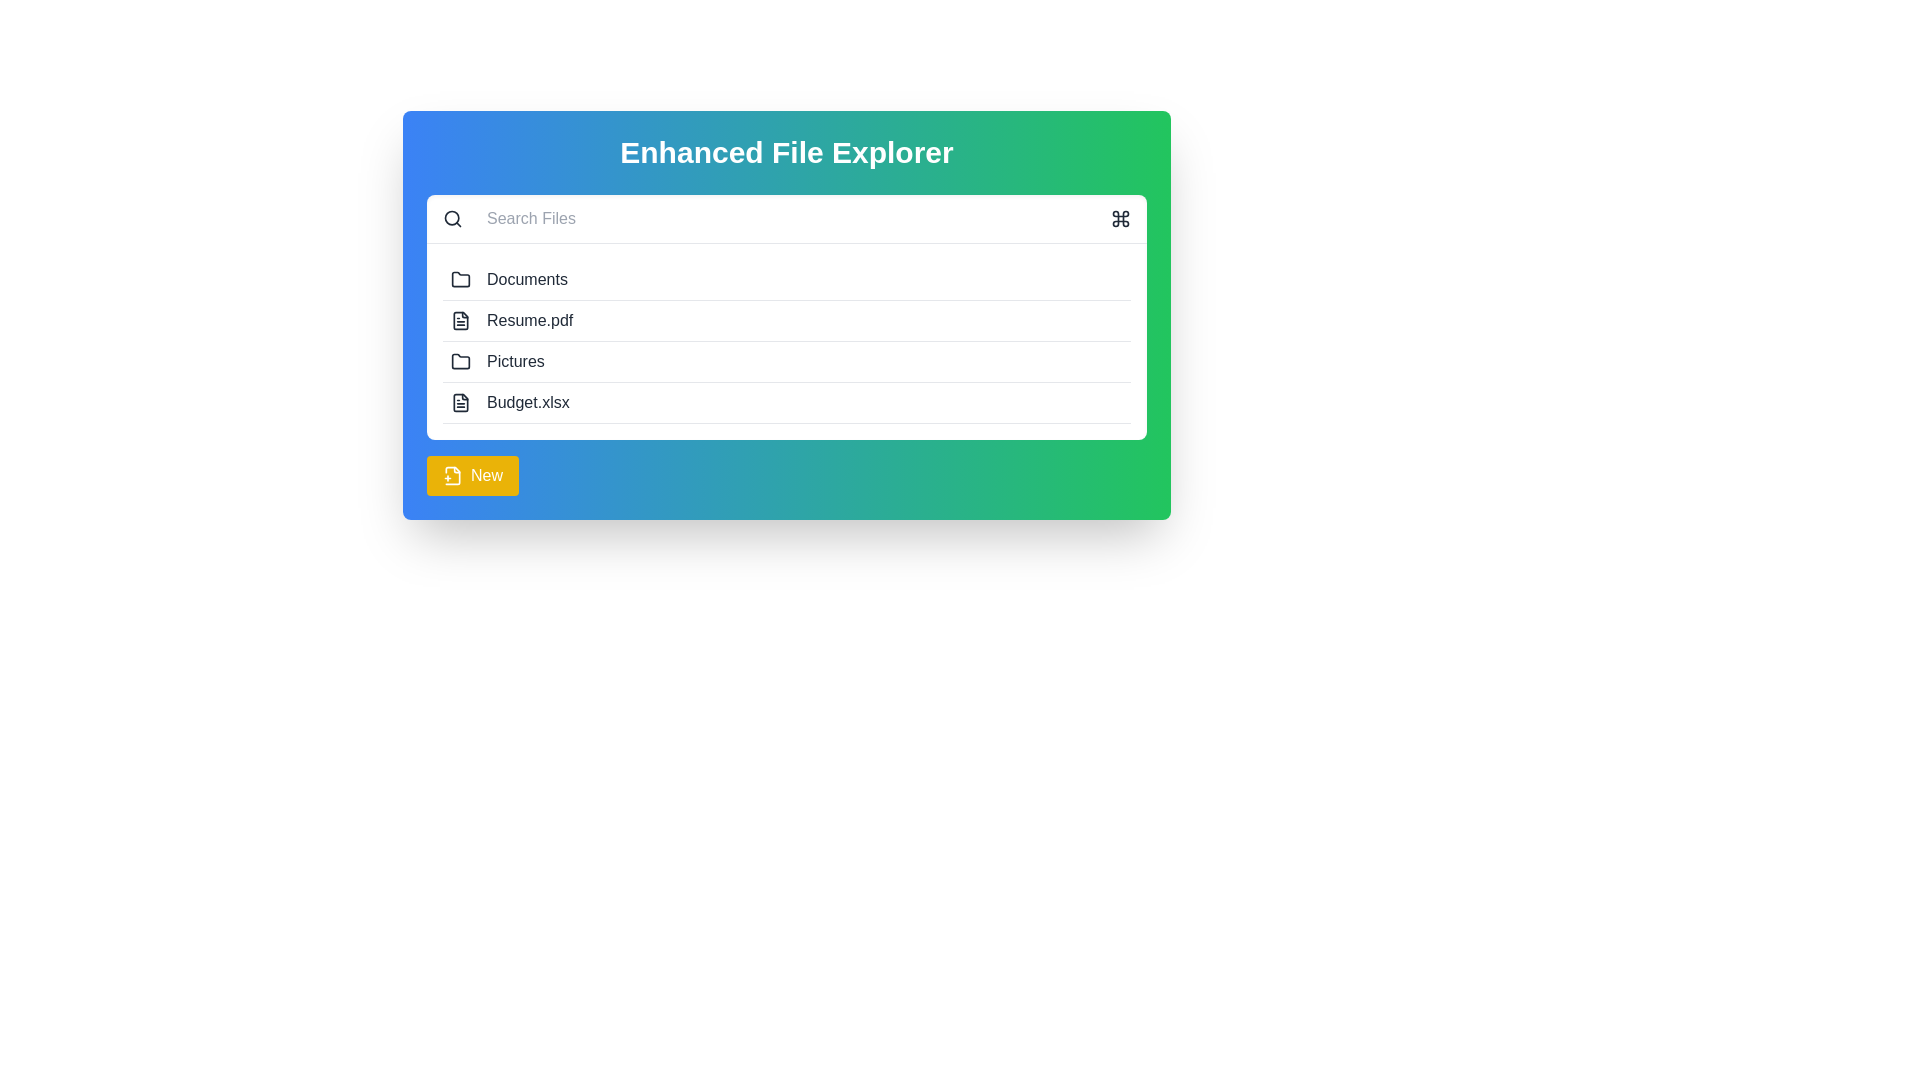  I want to click on to select or interact with the file 'Resume.pdf', which is the second item in the file browsing interface, so click(786, 341).